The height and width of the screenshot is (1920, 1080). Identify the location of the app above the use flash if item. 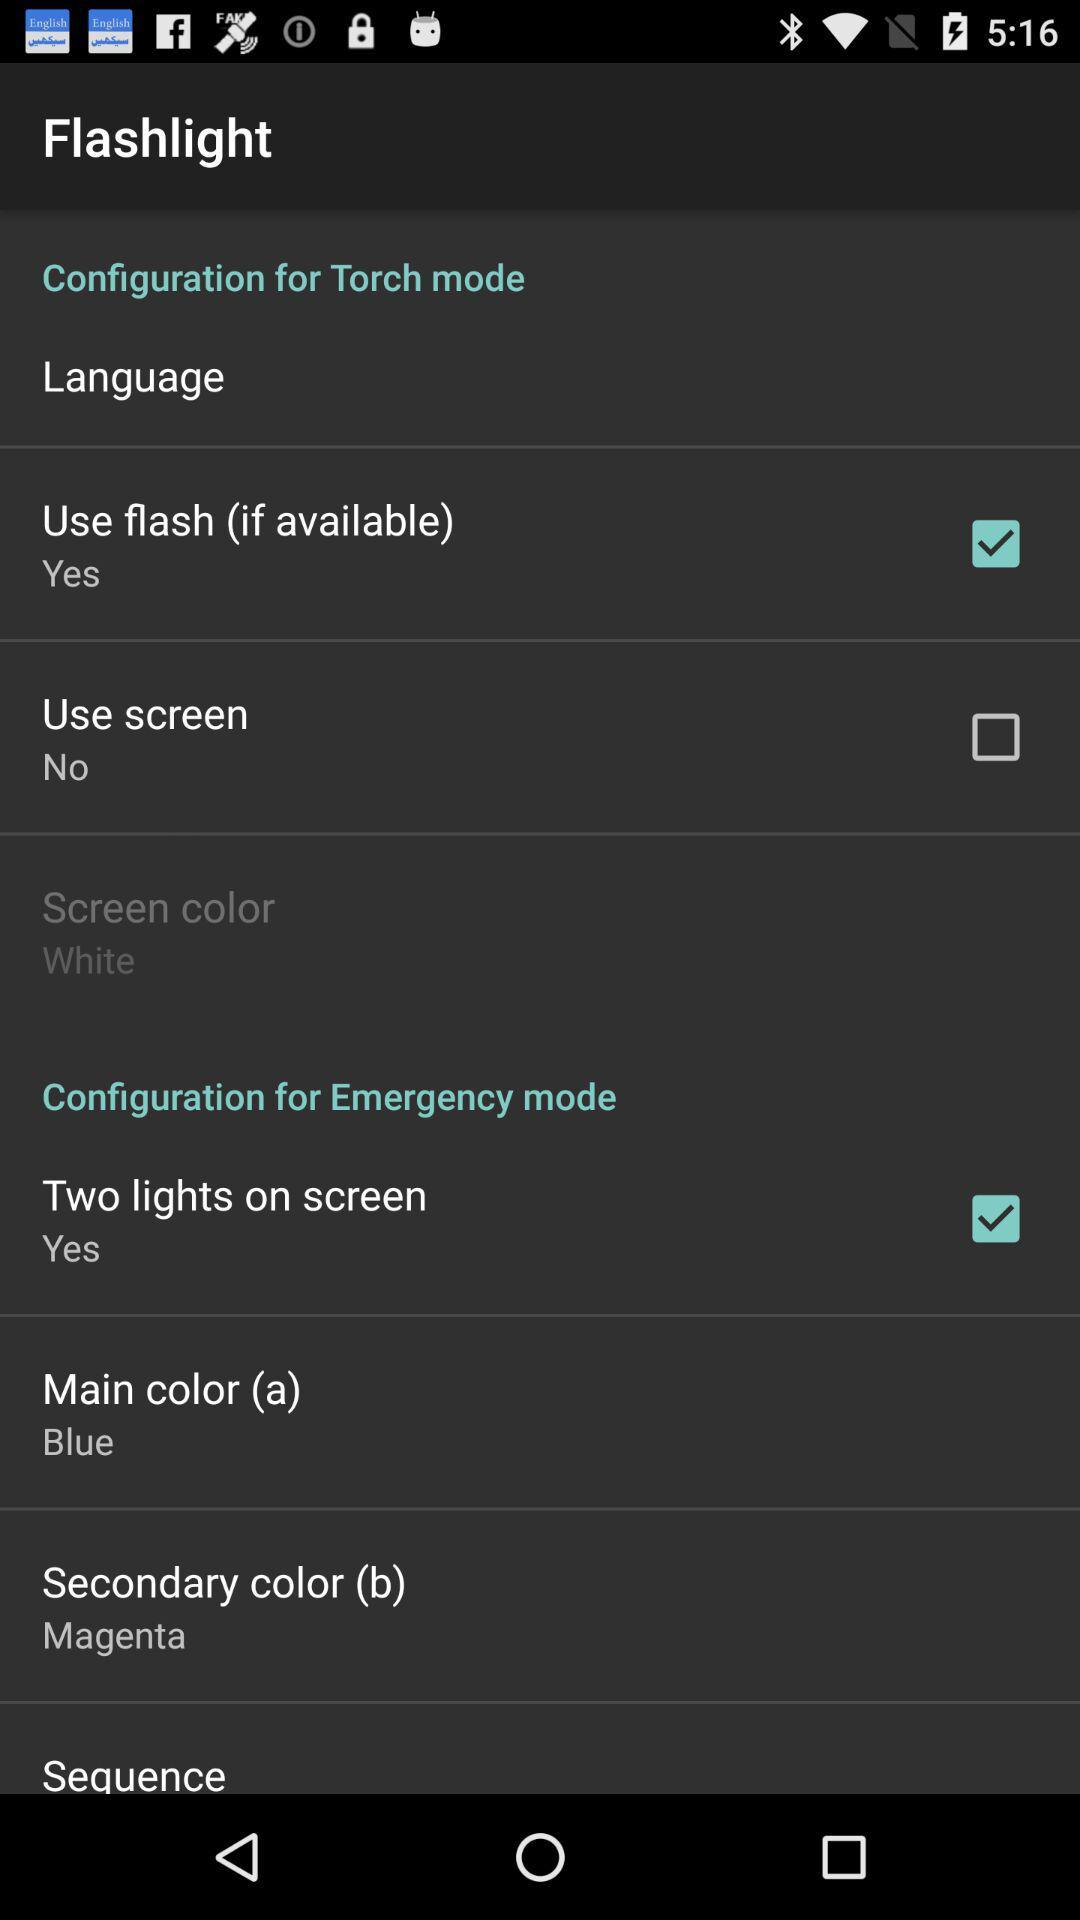
(133, 374).